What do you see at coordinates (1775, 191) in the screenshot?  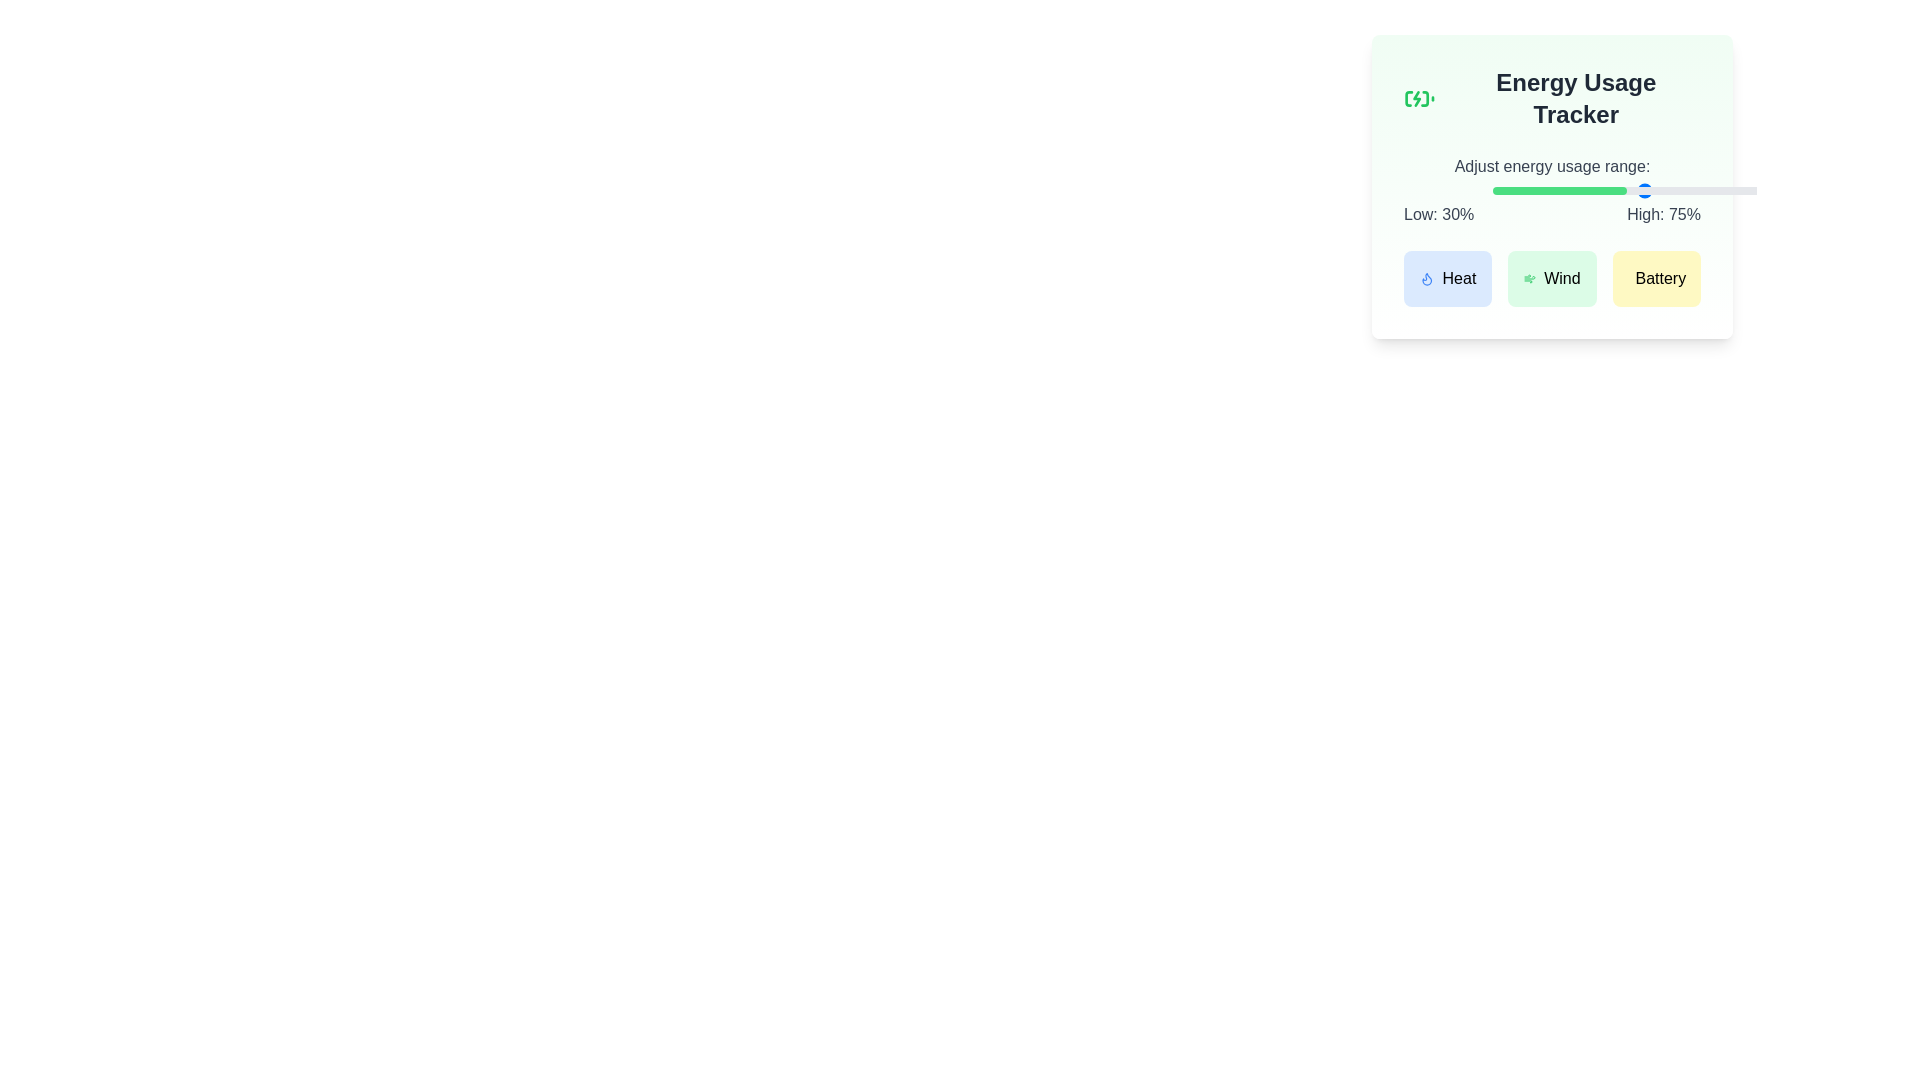 I see `the energy usage range` at bounding box center [1775, 191].